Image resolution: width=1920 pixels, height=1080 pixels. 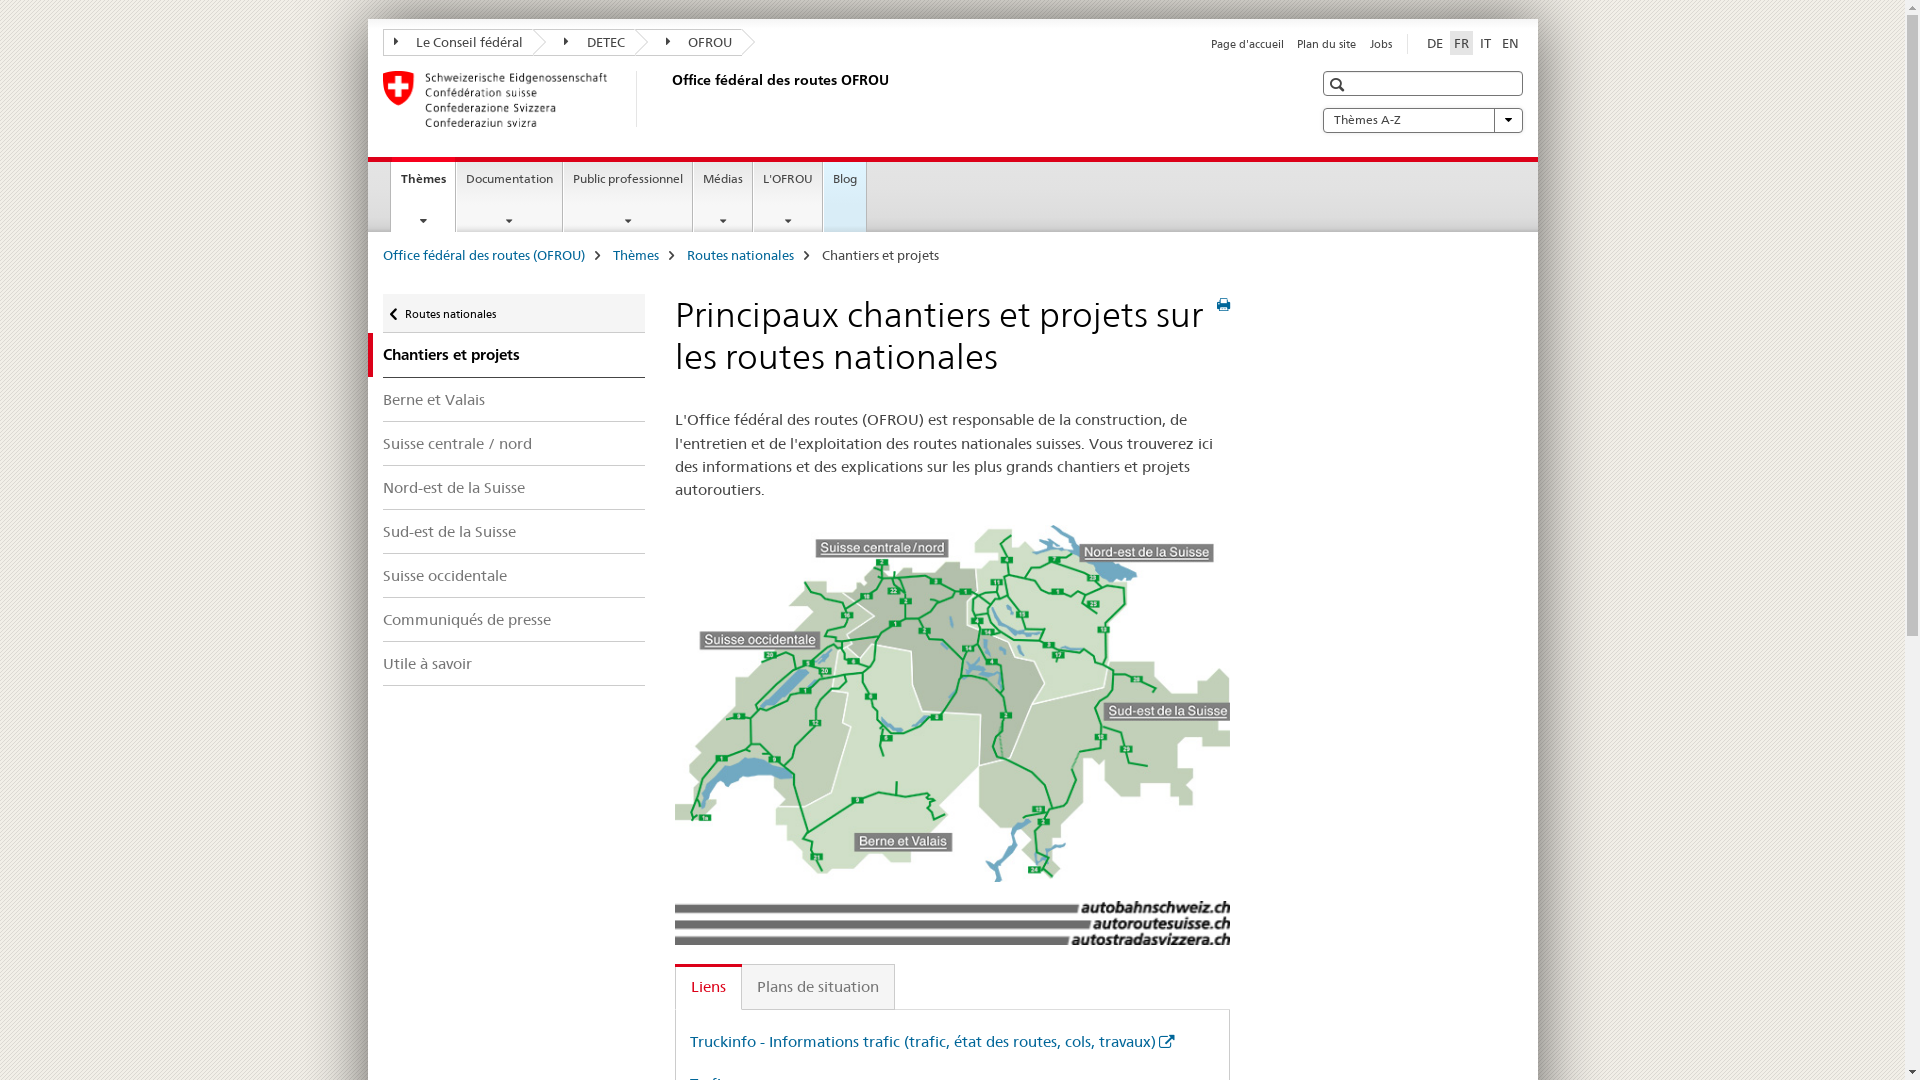 What do you see at coordinates (786, 196) in the screenshot?
I see `'L'OFROU'` at bounding box center [786, 196].